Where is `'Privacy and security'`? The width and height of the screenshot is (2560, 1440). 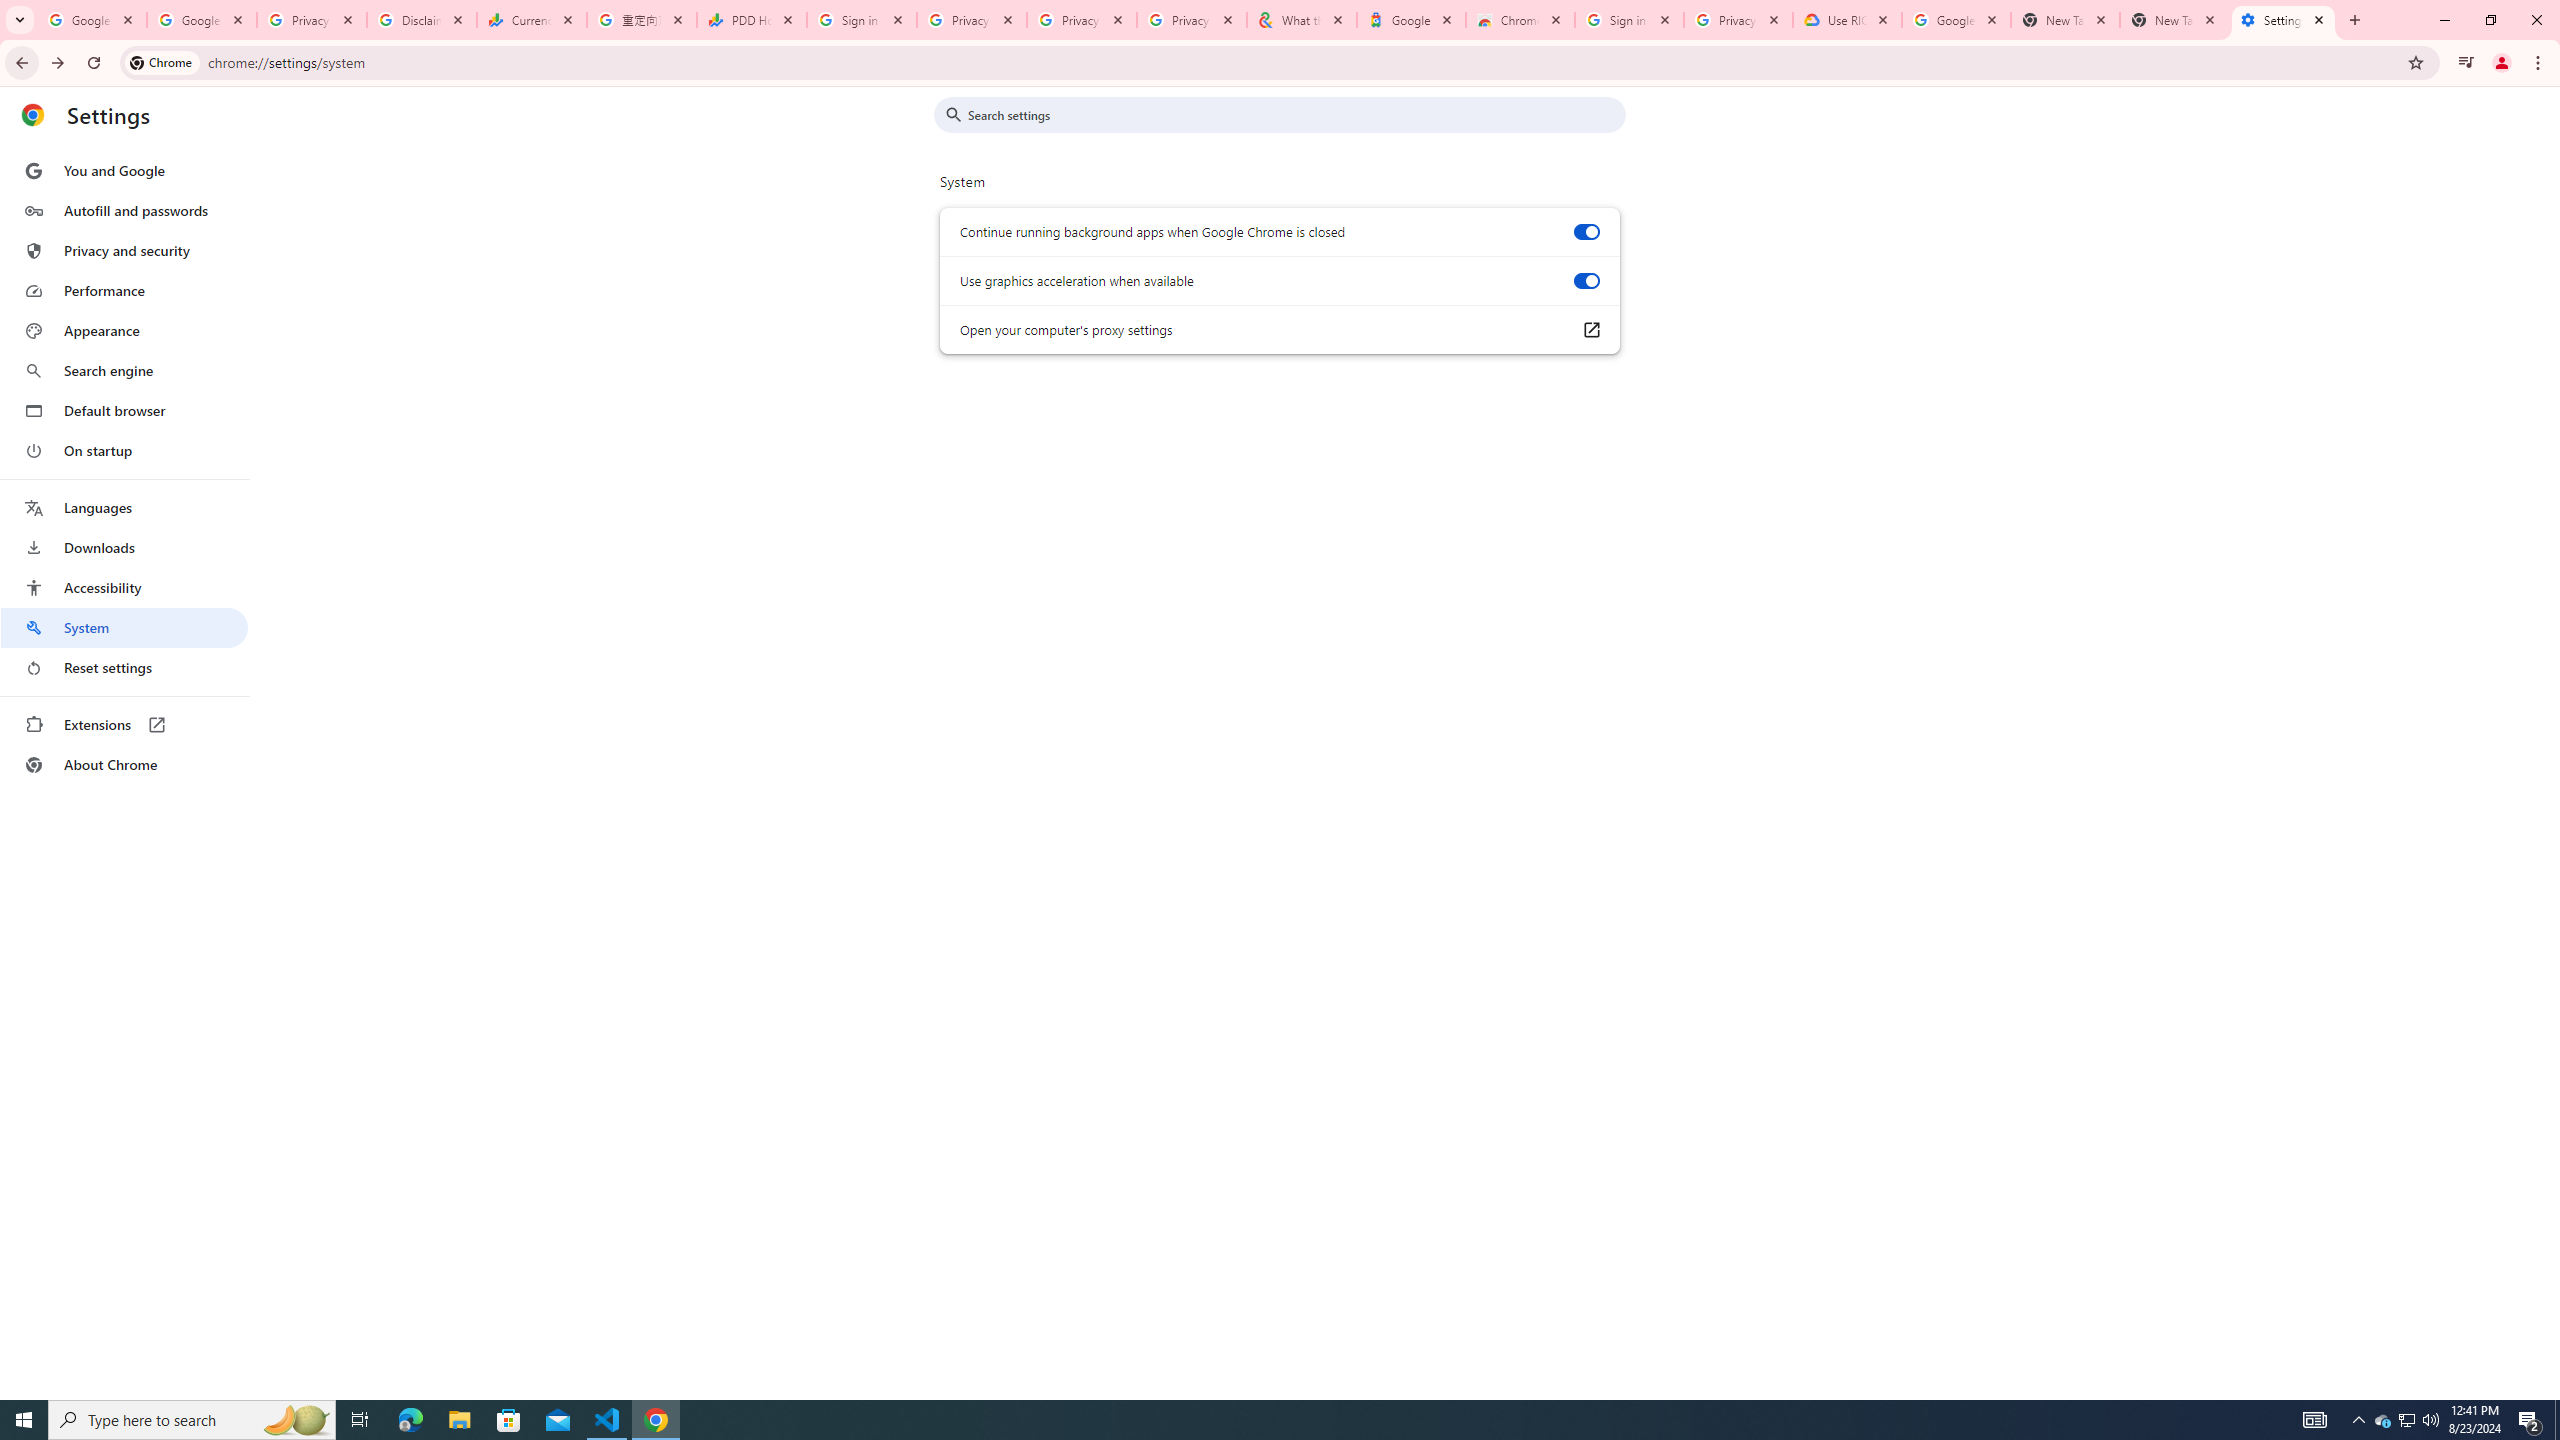 'Privacy and security' is located at coordinates (123, 249).